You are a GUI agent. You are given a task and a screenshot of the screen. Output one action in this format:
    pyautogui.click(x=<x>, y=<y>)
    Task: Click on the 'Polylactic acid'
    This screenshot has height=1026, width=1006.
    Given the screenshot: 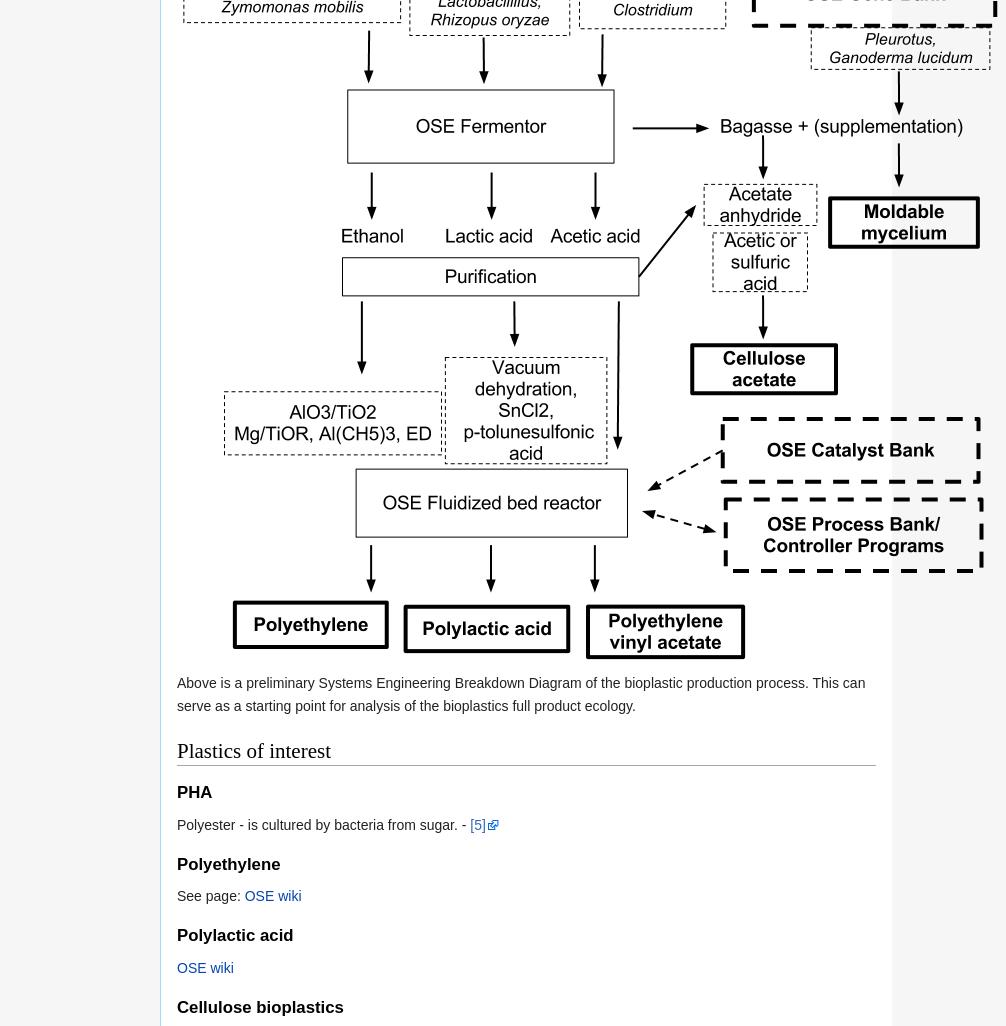 What is the action you would take?
    pyautogui.click(x=176, y=935)
    